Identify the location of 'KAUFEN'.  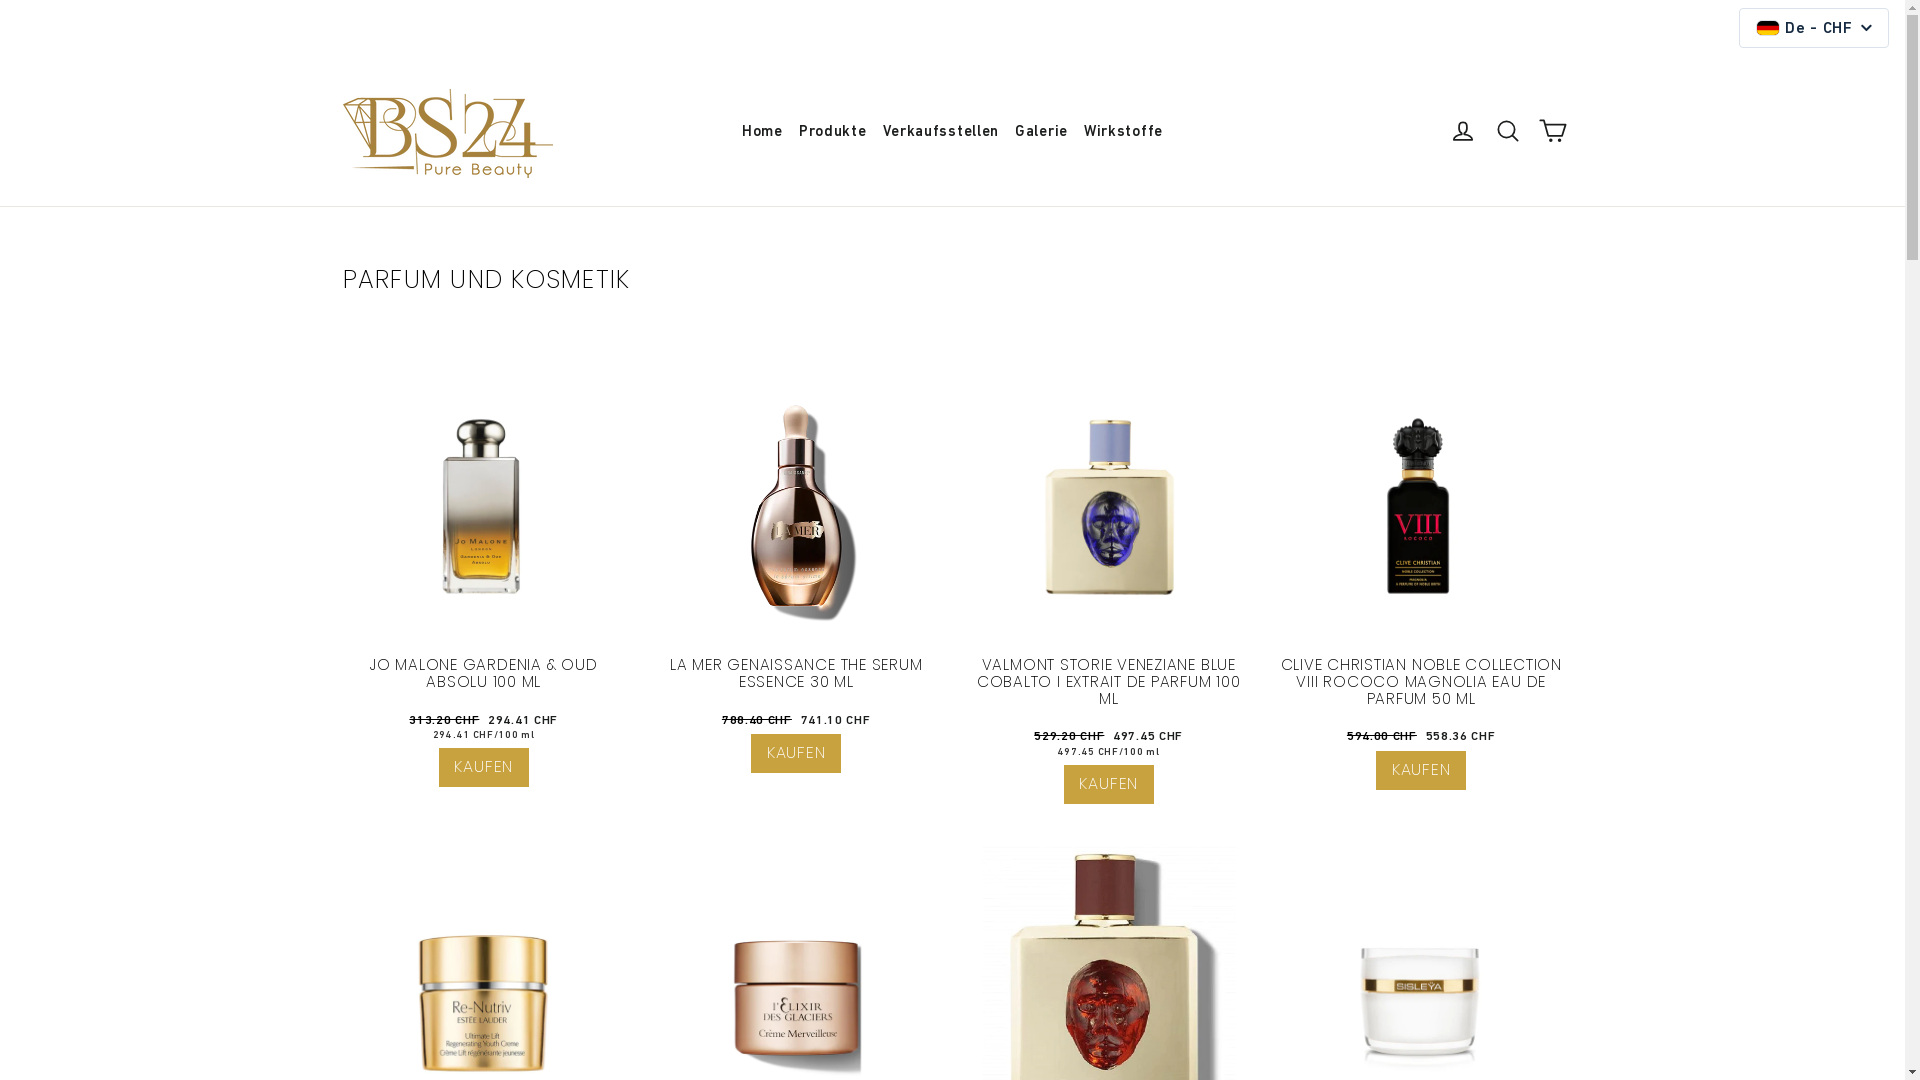
(795, 753).